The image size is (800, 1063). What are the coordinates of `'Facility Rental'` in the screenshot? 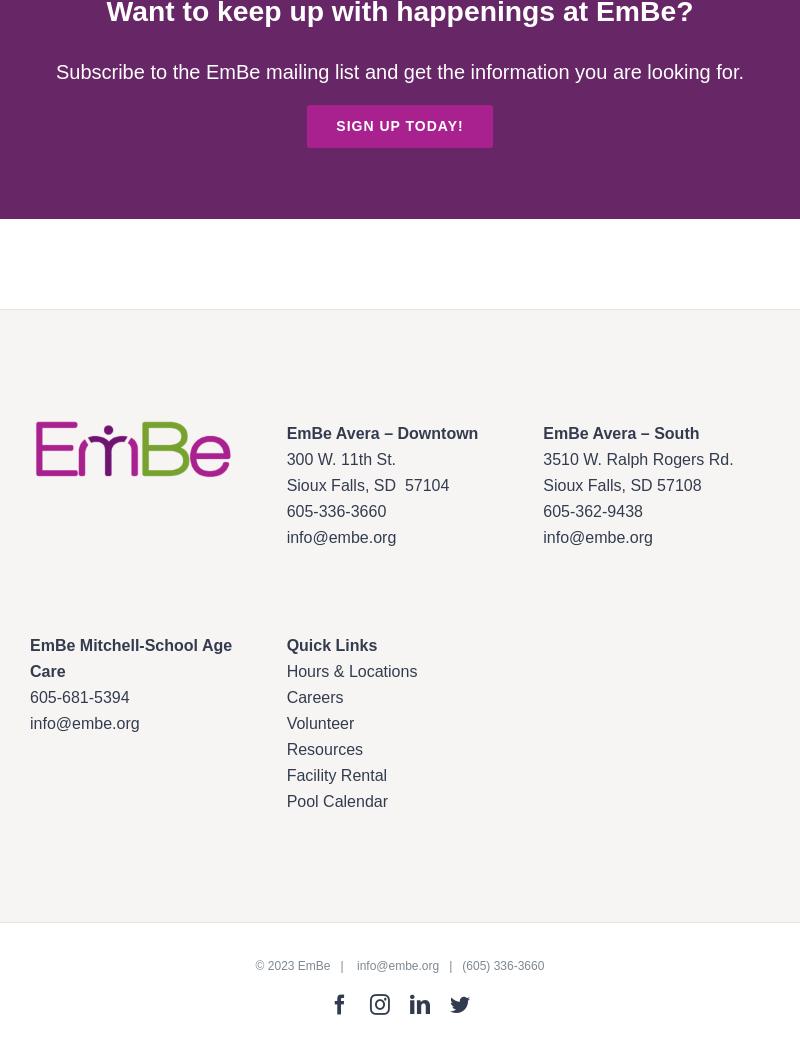 It's located at (336, 774).